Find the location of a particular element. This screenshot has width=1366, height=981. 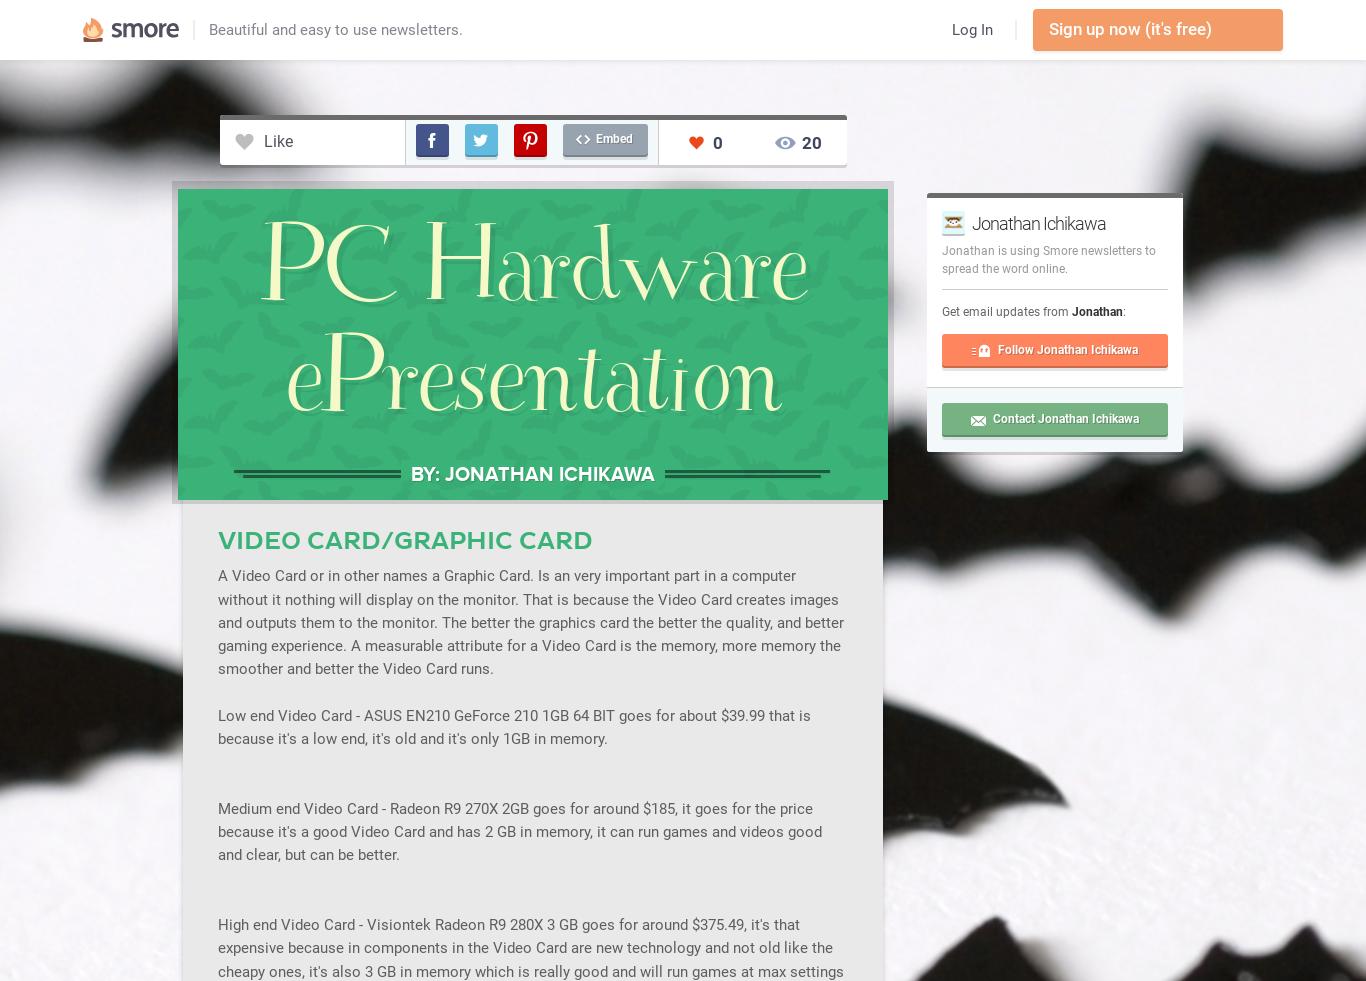

'Contact Jonathan Ichikawa' is located at coordinates (992, 417).